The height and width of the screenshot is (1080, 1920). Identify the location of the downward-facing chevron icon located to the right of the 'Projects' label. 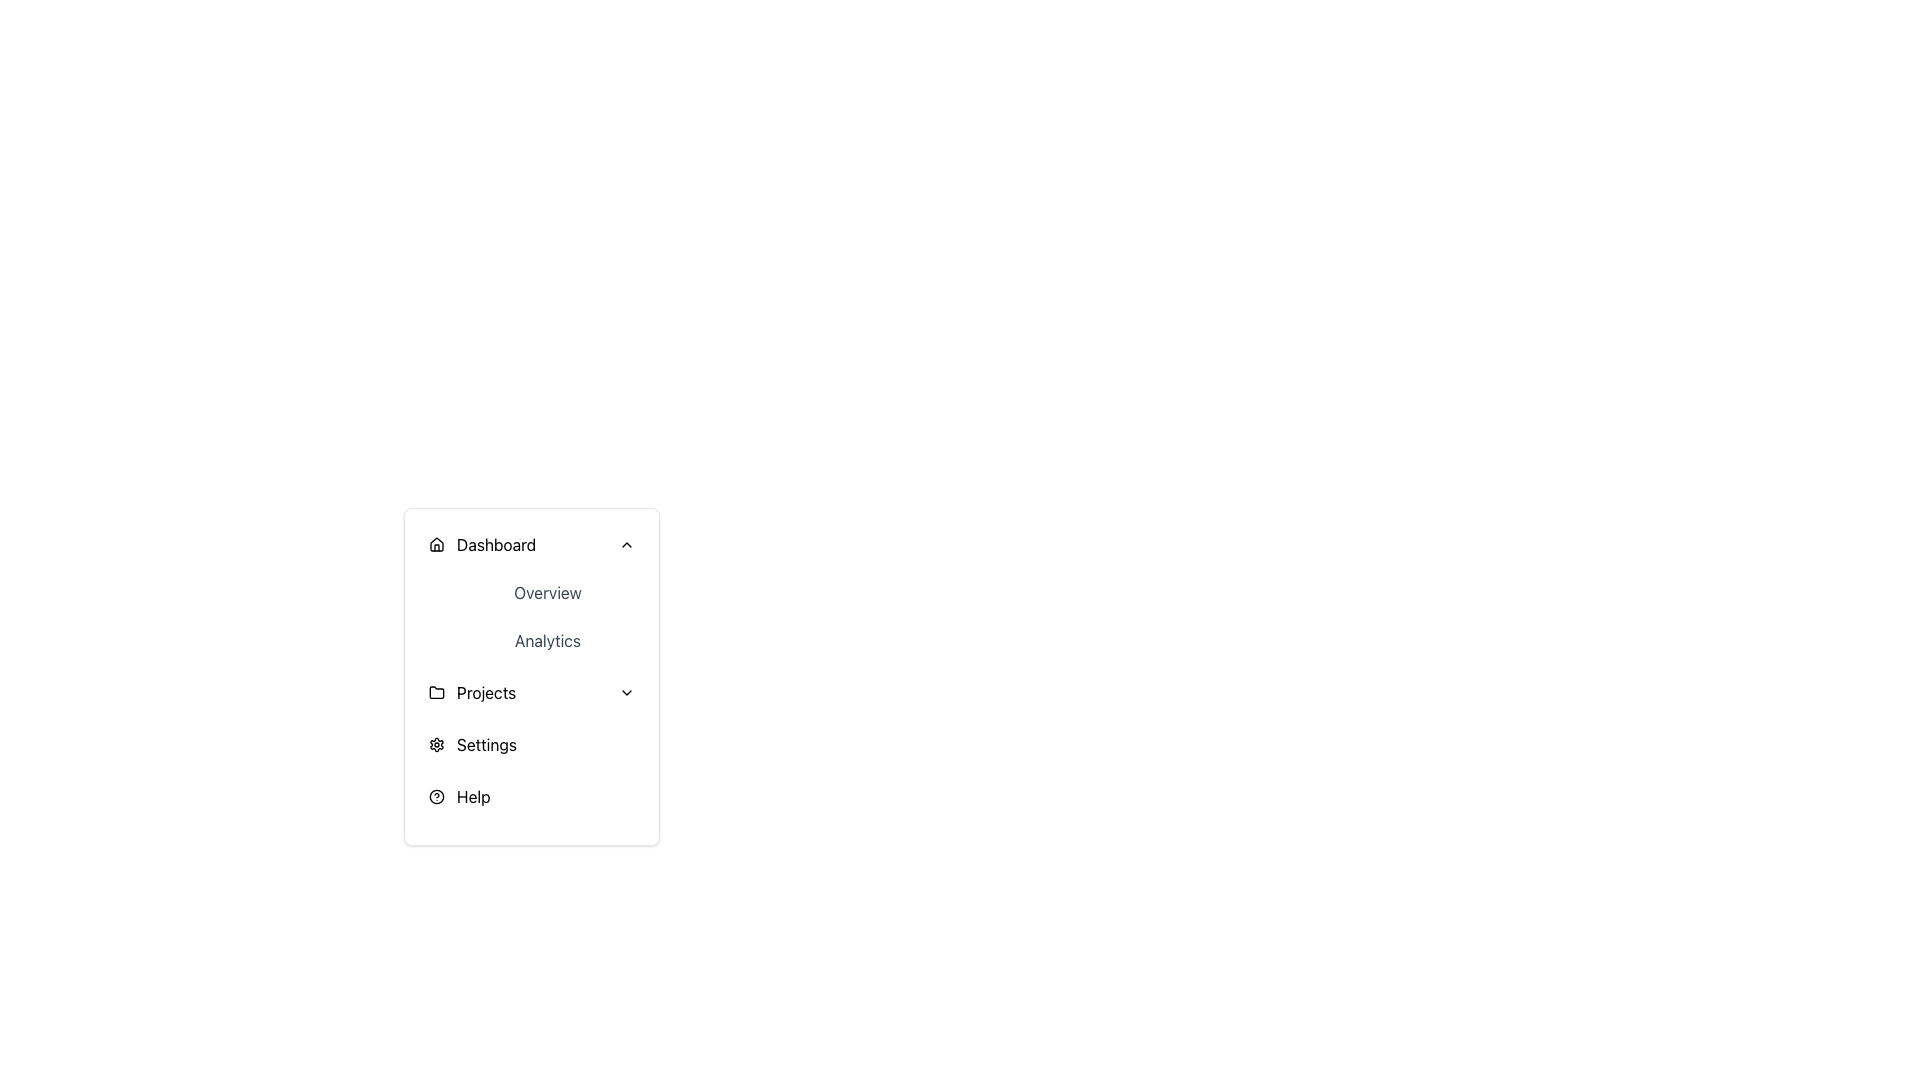
(626, 692).